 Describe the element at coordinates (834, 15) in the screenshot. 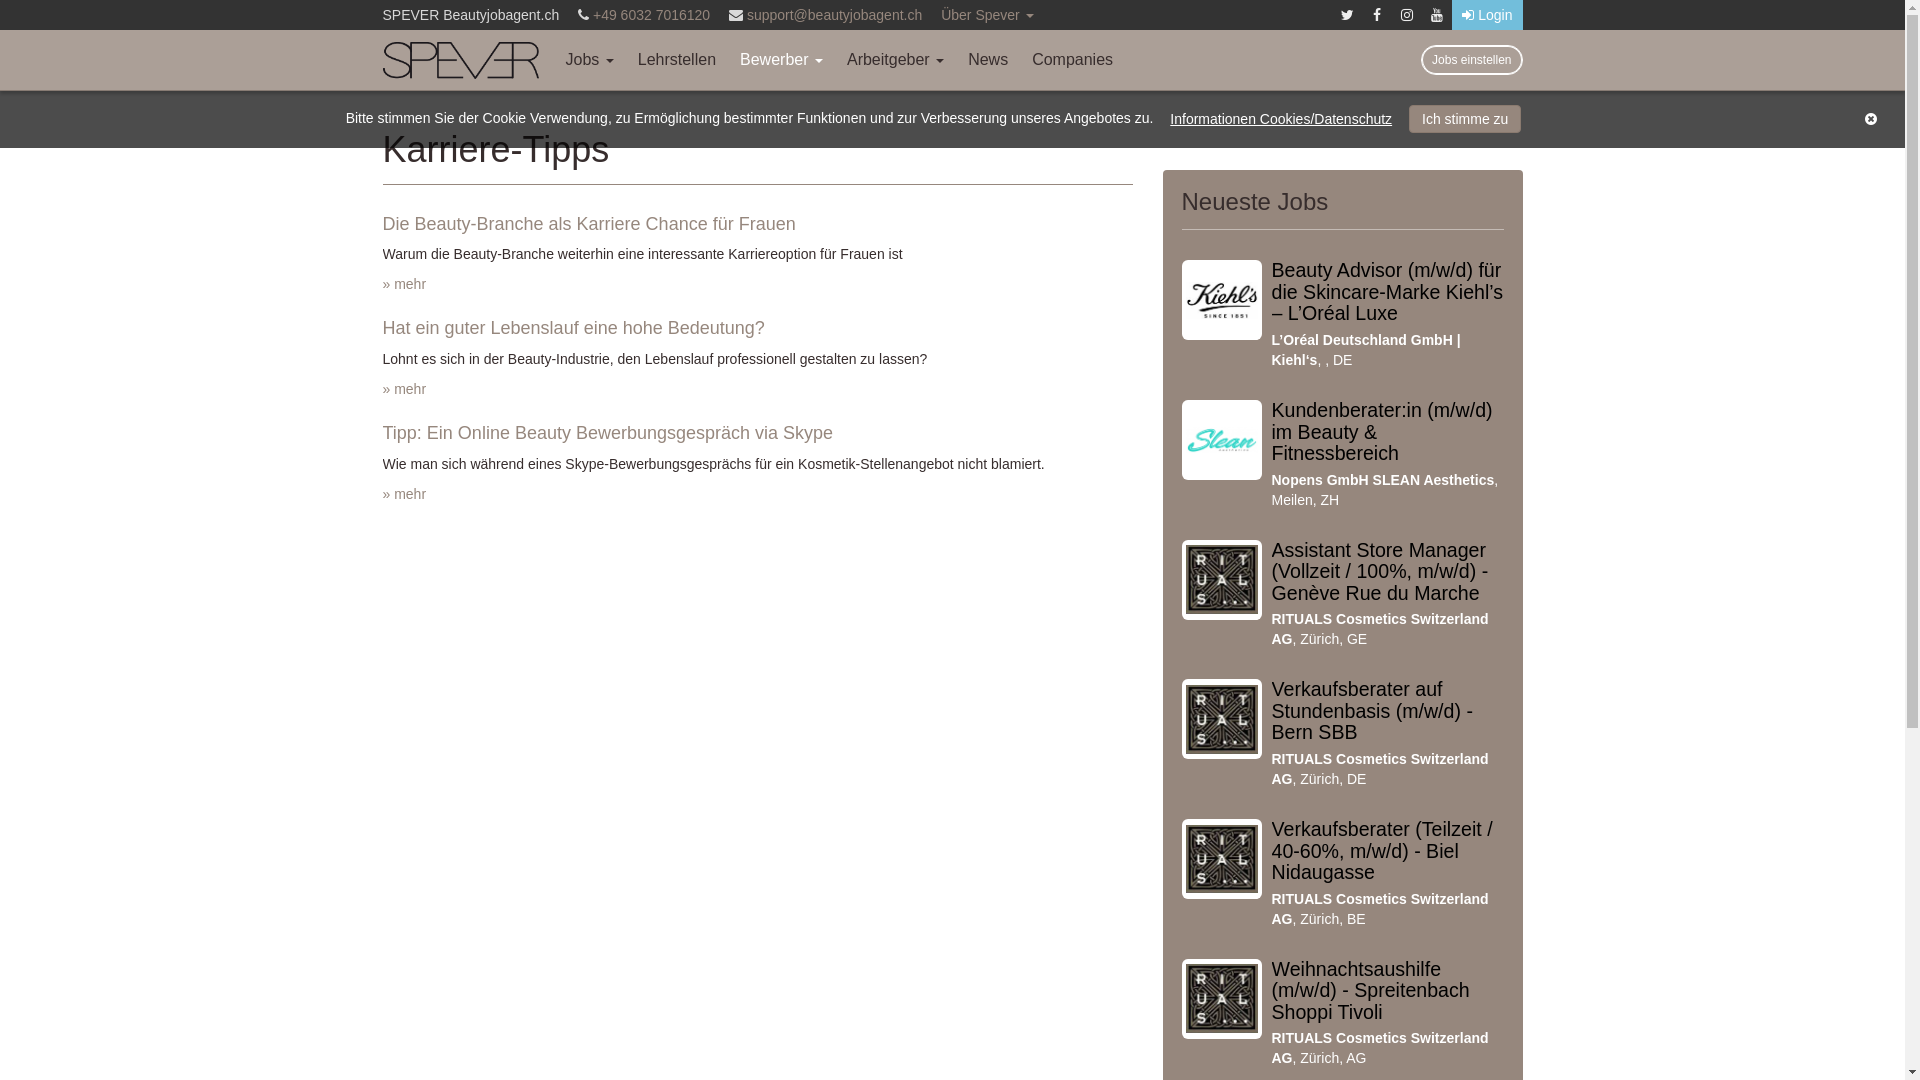

I see `'support@beautyjobagent.ch'` at that location.